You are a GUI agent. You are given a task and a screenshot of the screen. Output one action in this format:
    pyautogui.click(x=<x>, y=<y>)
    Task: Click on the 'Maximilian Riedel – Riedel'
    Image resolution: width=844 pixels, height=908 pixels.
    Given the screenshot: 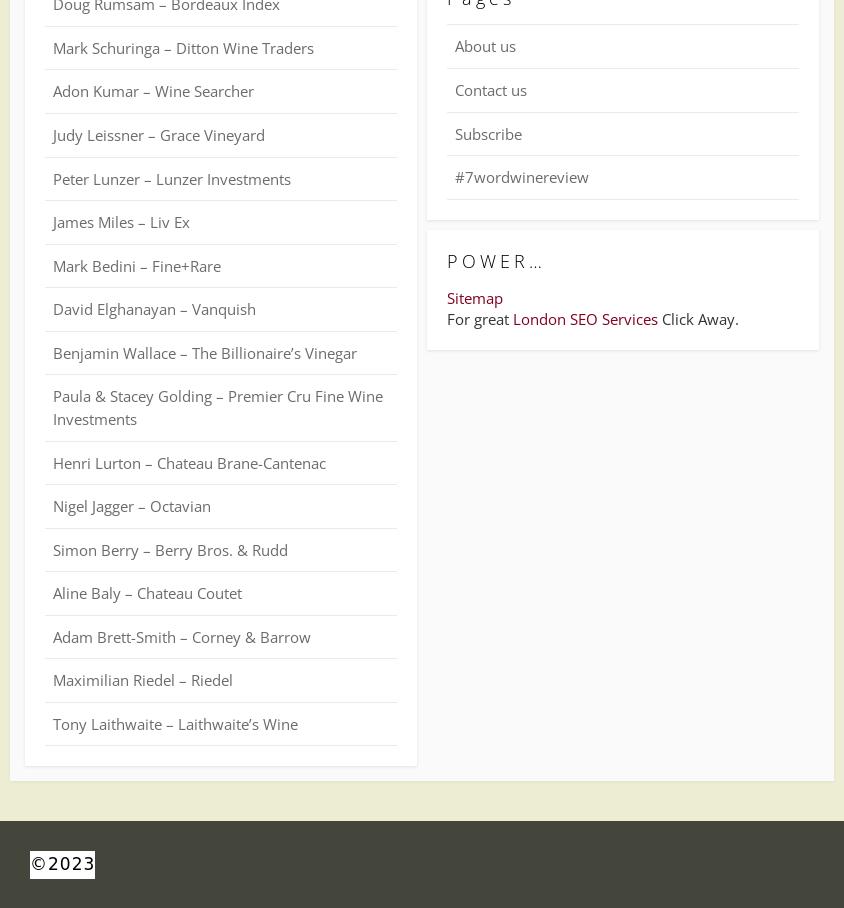 What is the action you would take?
    pyautogui.click(x=142, y=680)
    